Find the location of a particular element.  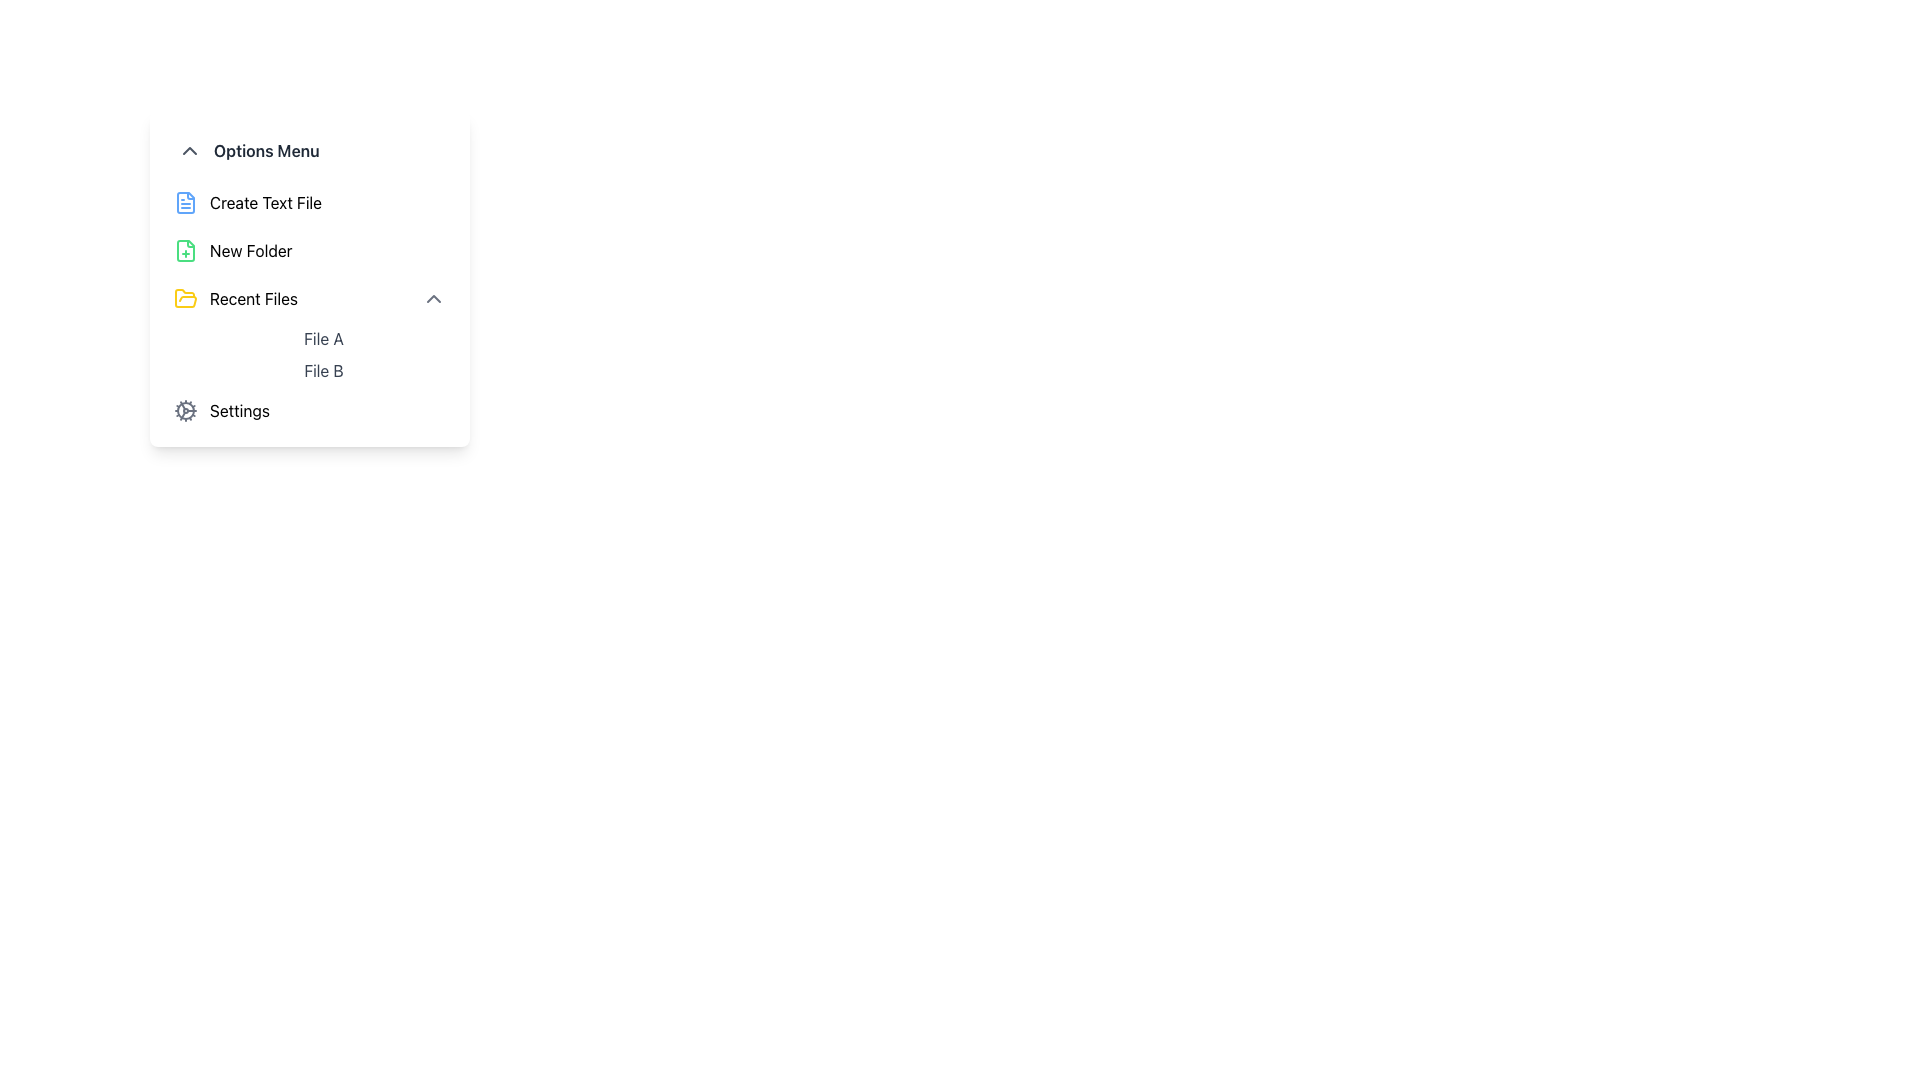

the yellow folder-shaped icon located to the left of the 'Recent Files' text in the vertical menu list is located at coordinates (186, 299).